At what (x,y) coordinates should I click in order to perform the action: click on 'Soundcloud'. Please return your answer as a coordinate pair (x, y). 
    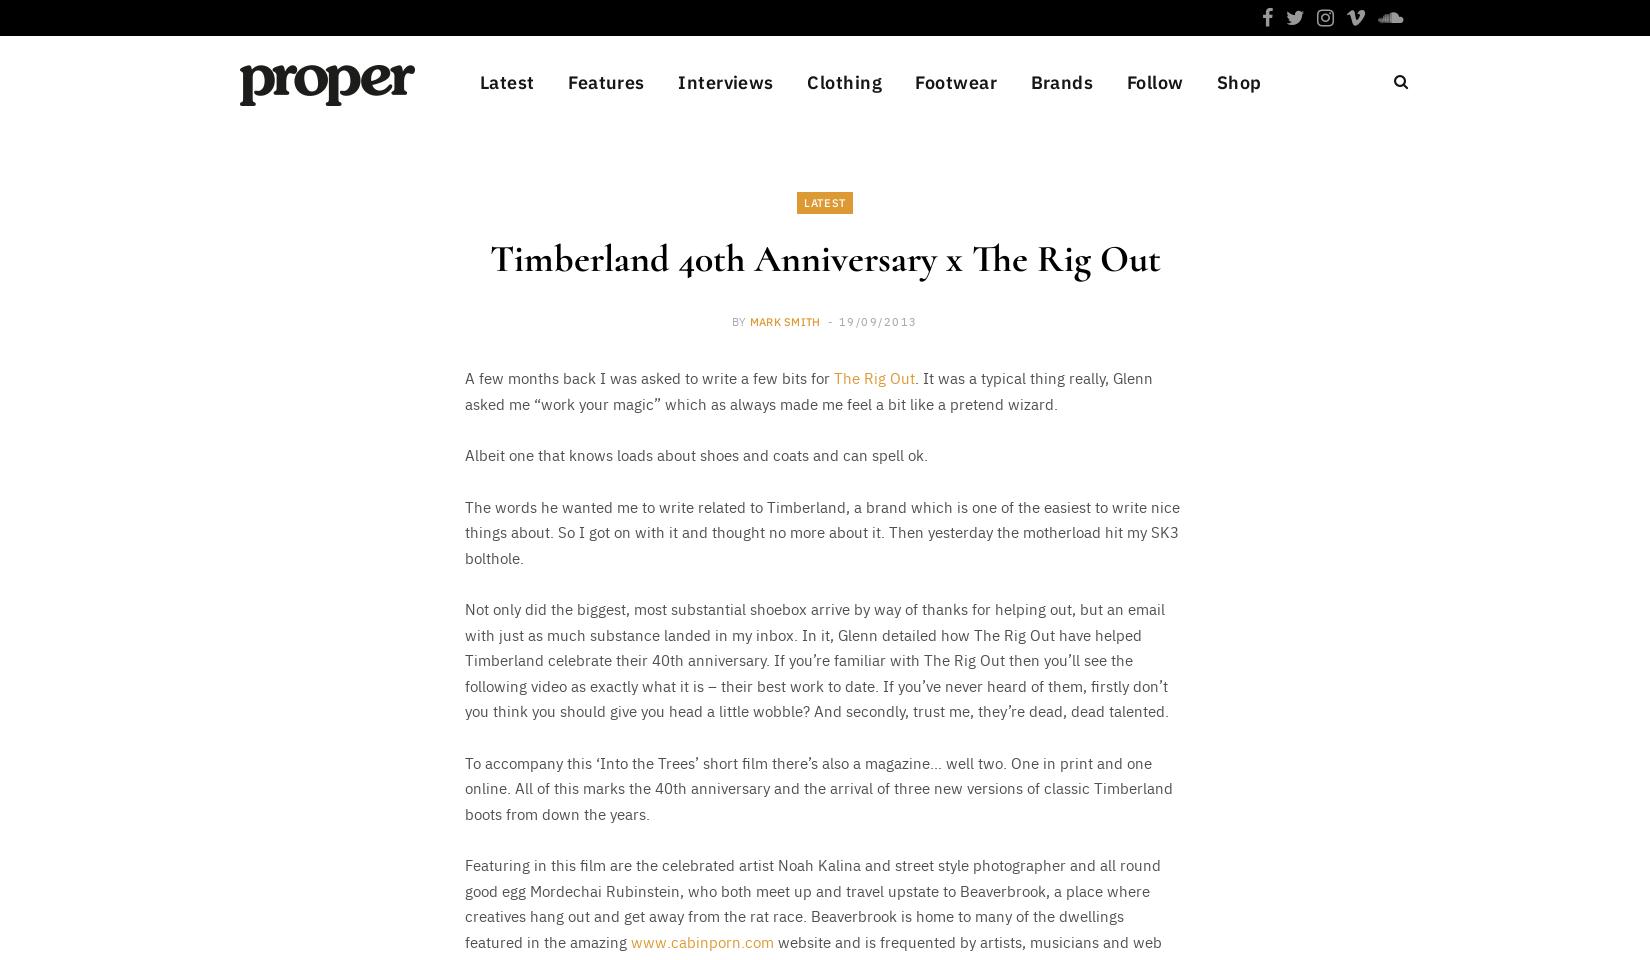
    Looking at the image, I should click on (1169, 528).